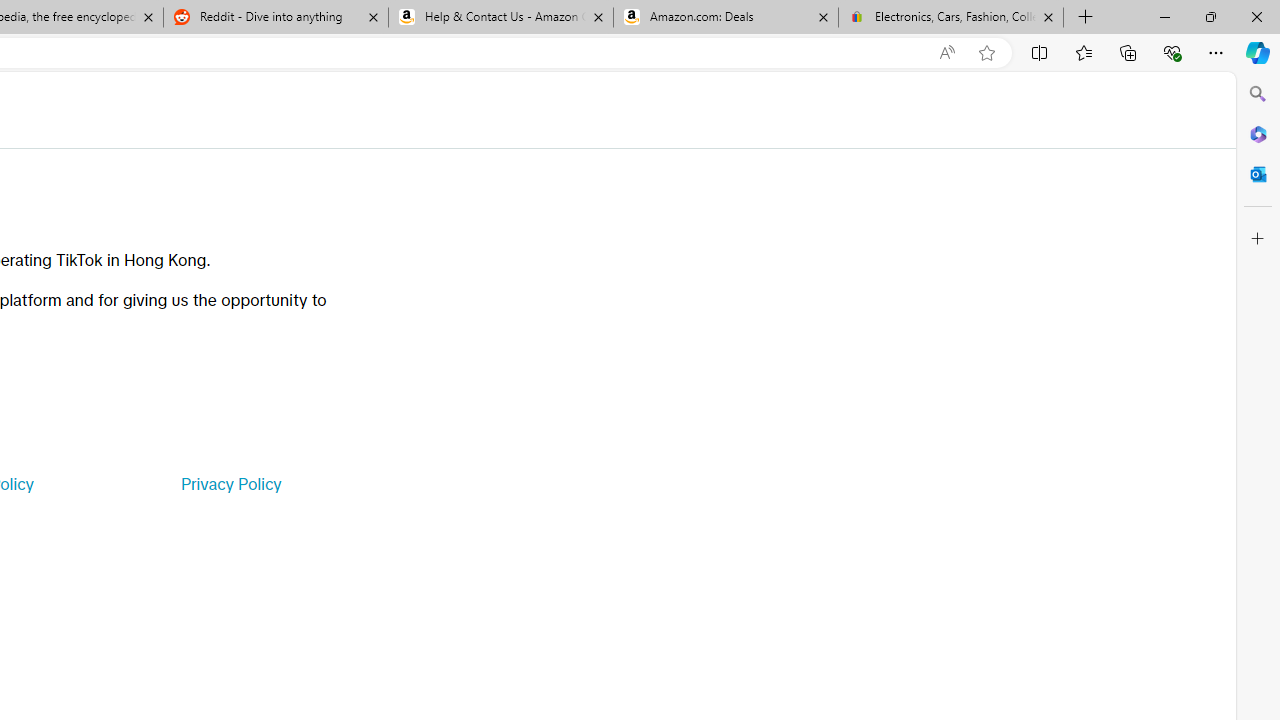  What do you see at coordinates (1209, 16) in the screenshot?
I see `'Restore'` at bounding box center [1209, 16].